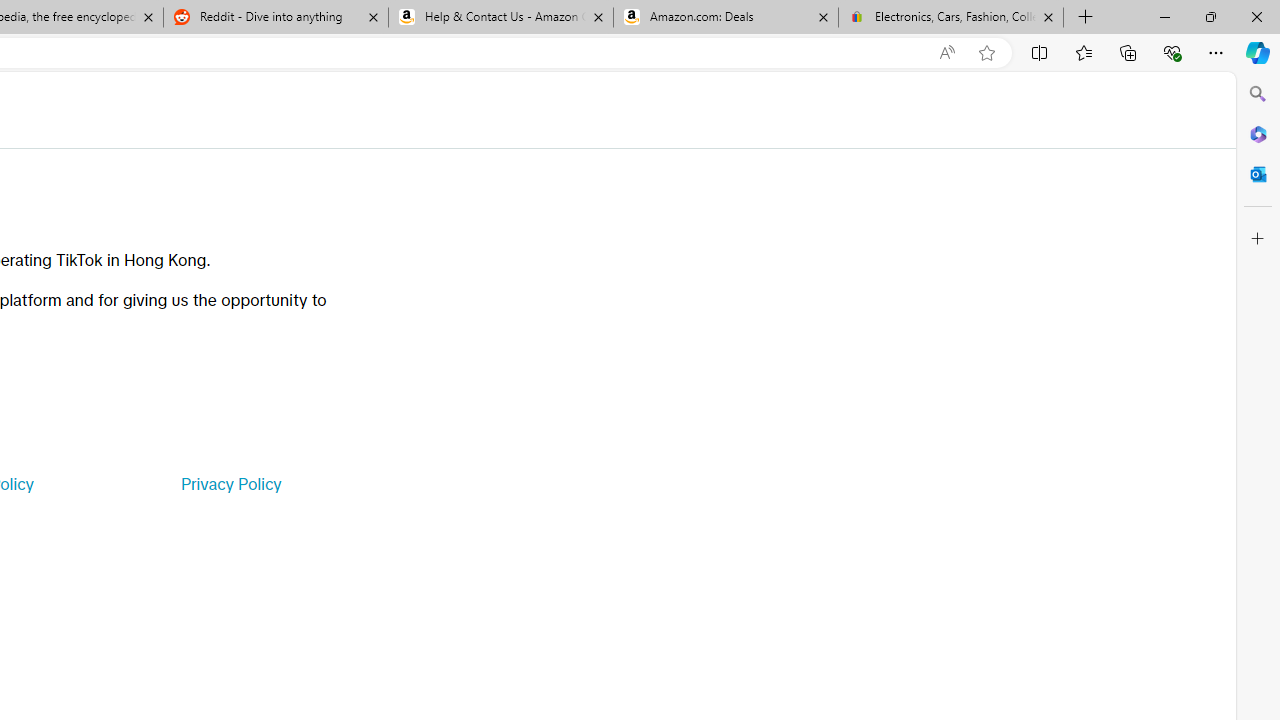  What do you see at coordinates (1209, 16) in the screenshot?
I see `'Restore'` at bounding box center [1209, 16].